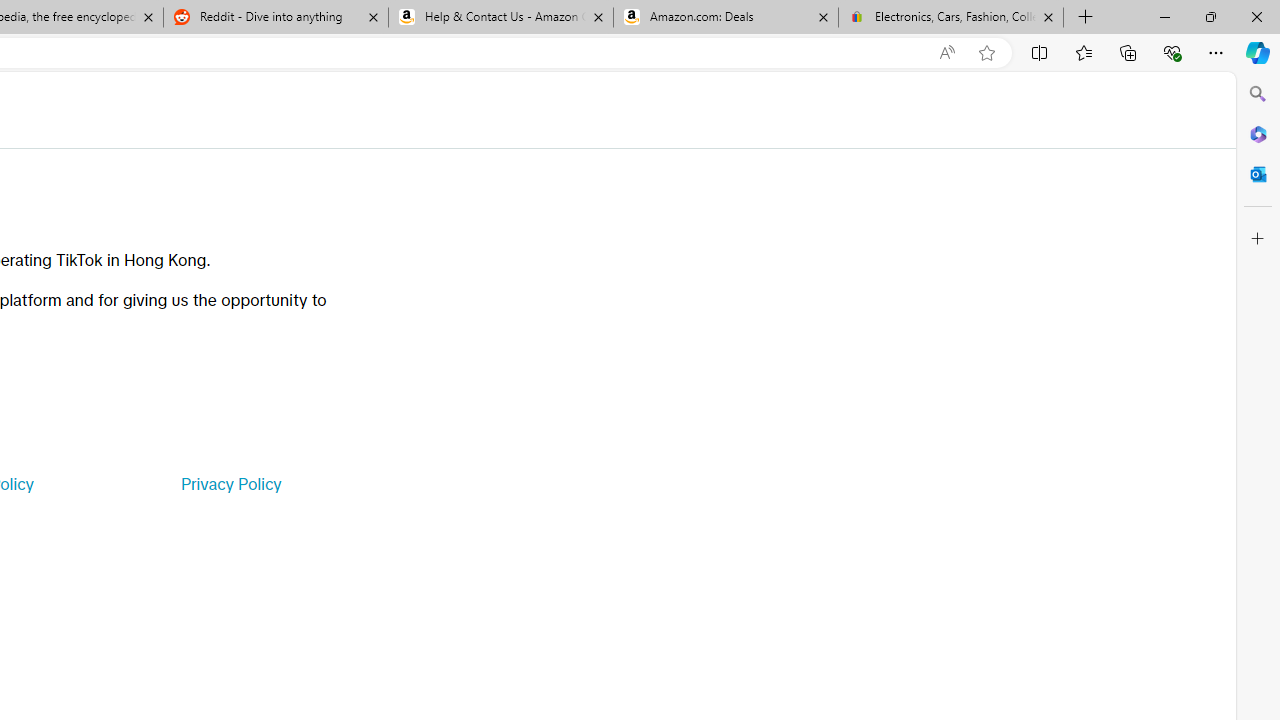  What do you see at coordinates (1209, 16) in the screenshot?
I see `'Restore'` at bounding box center [1209, 16].